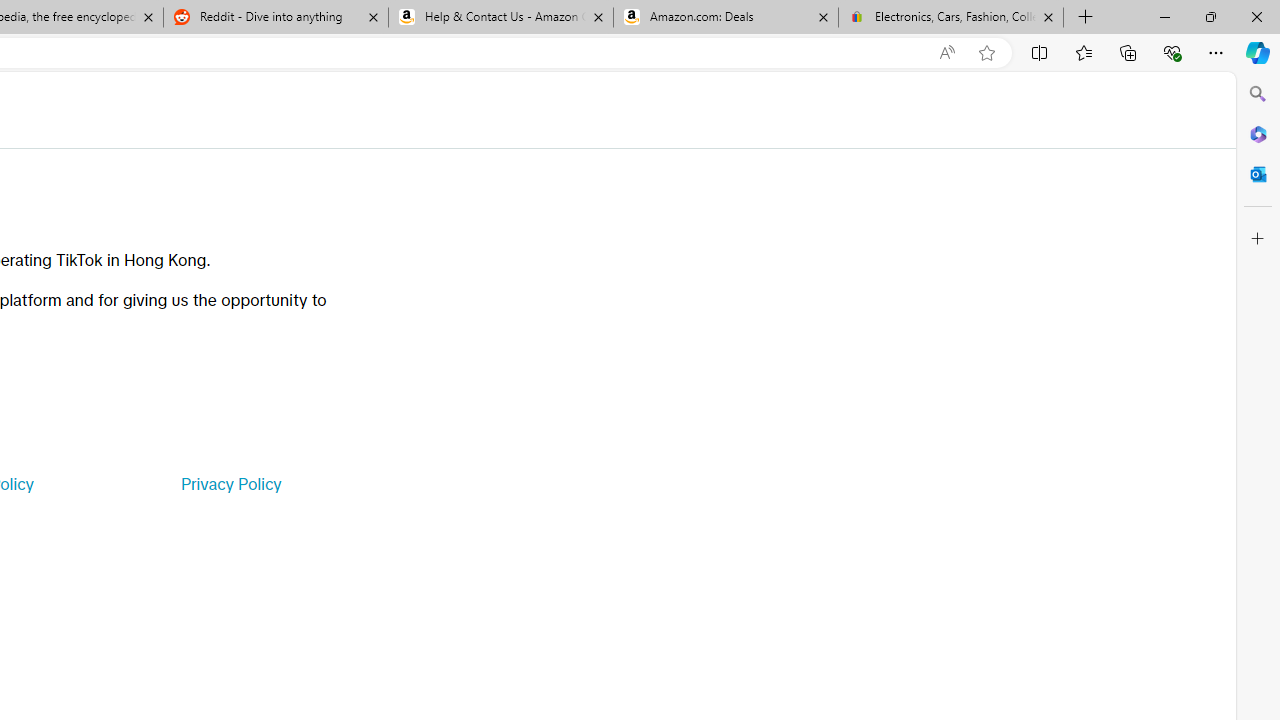  What do you see at coordinates (1209, 16) in the screenshot?
I see `'Restore'` at bounding box center [1209, 16].